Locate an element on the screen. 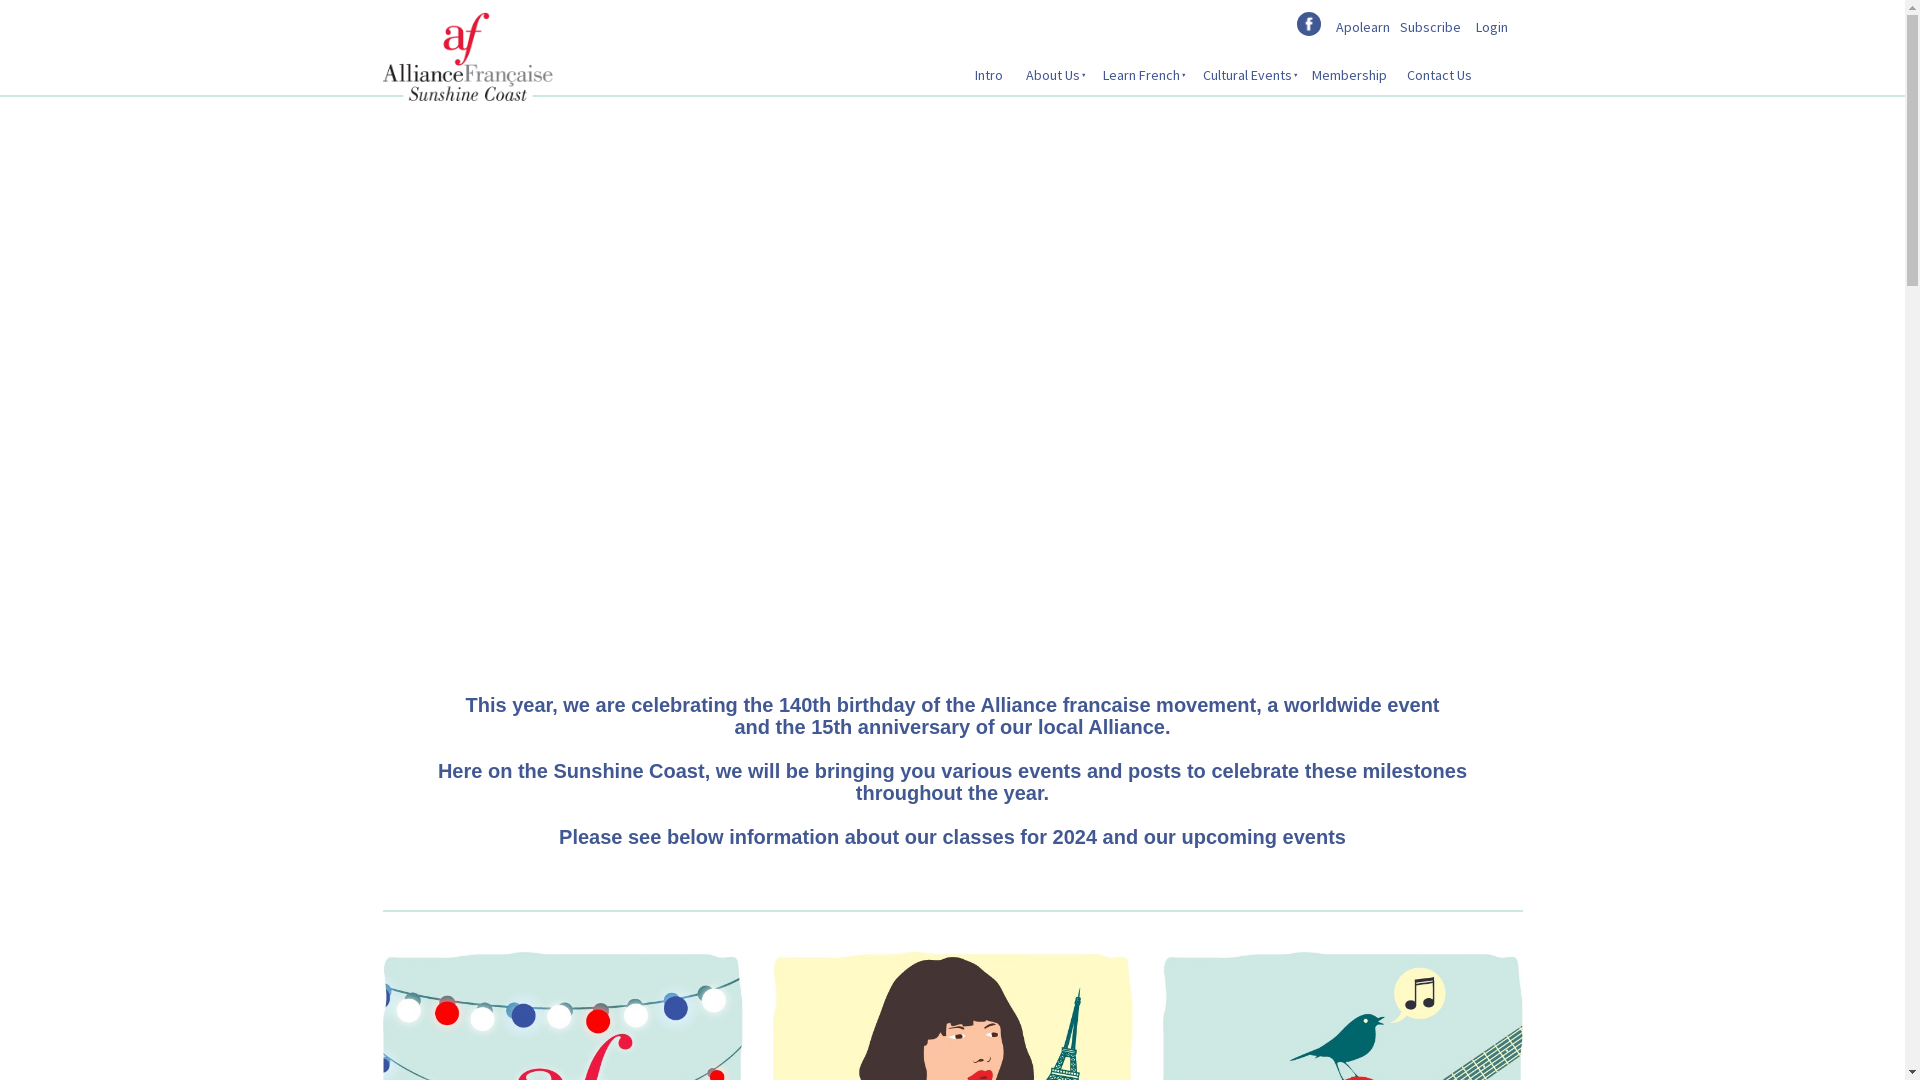  'Intro' is located at coordinates (988, 73).